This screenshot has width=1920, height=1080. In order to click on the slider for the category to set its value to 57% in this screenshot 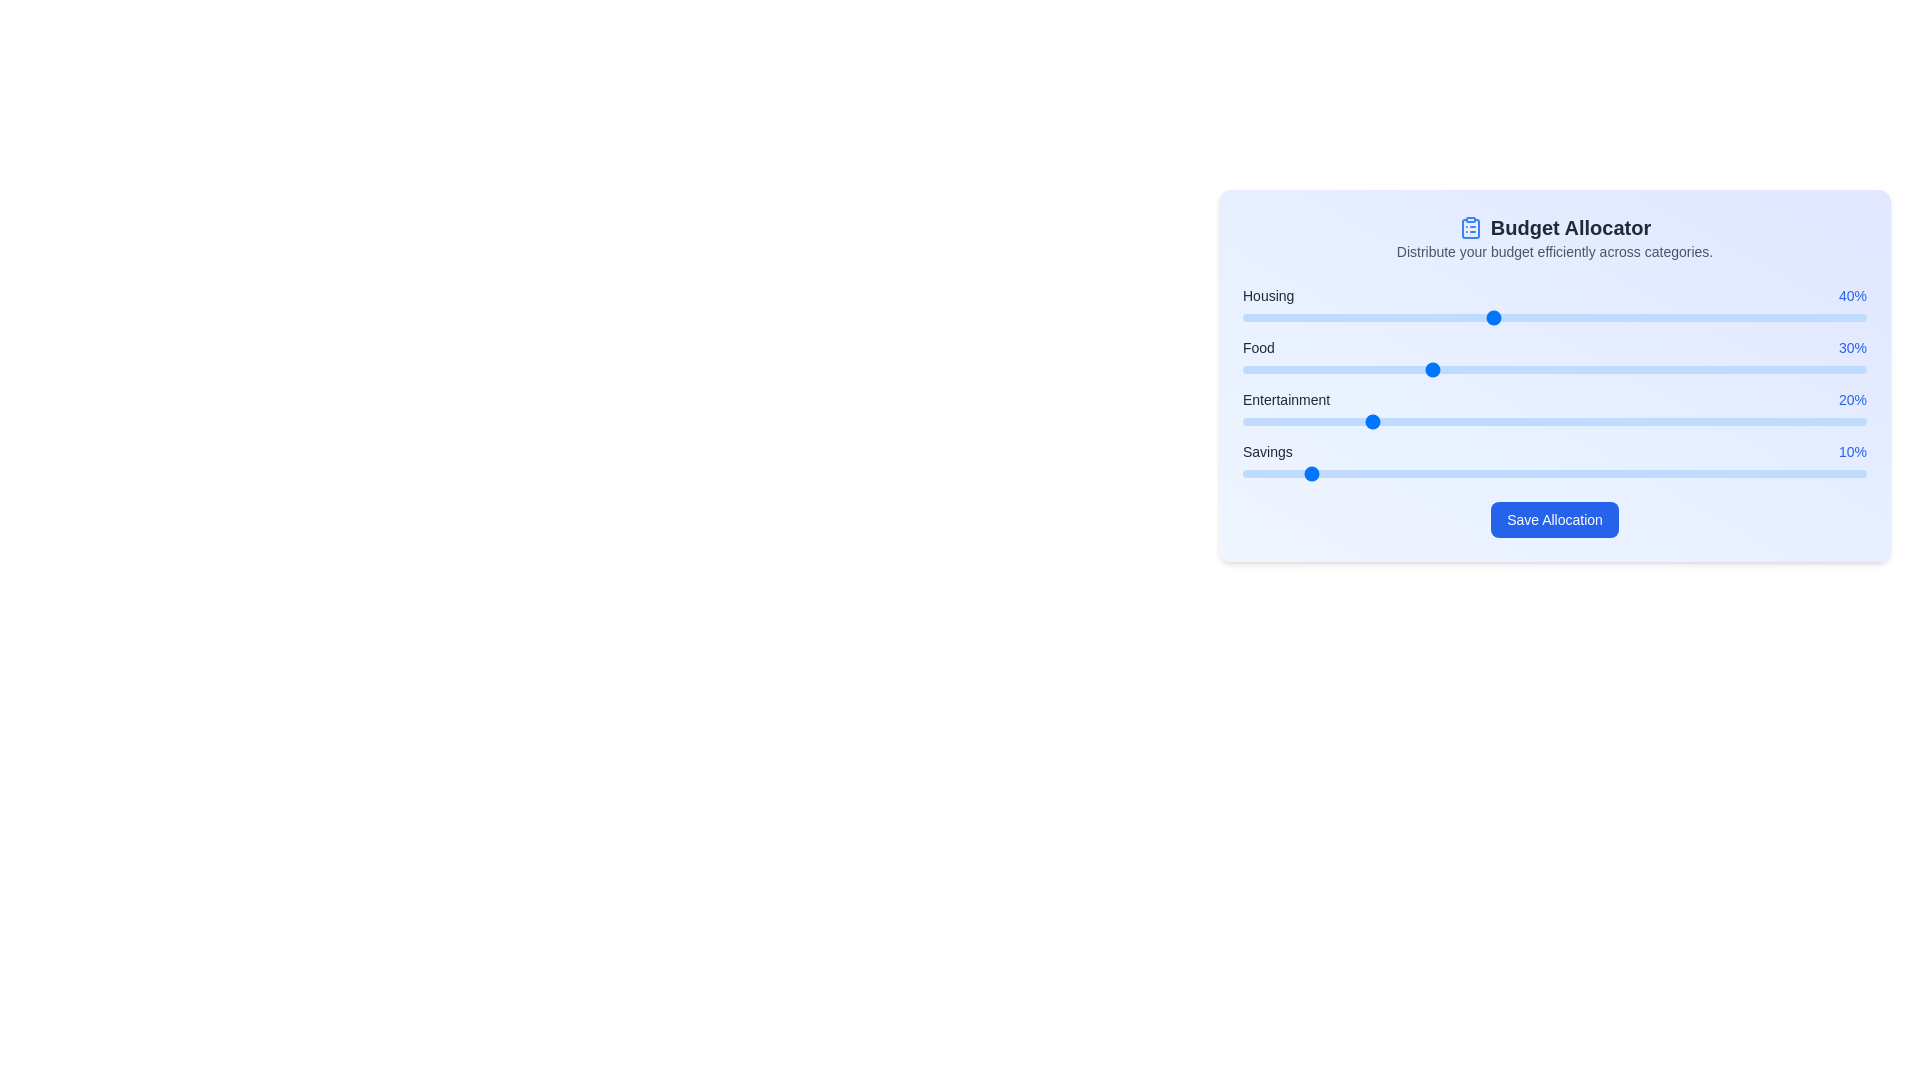, I will do `click(1597, 316)`.